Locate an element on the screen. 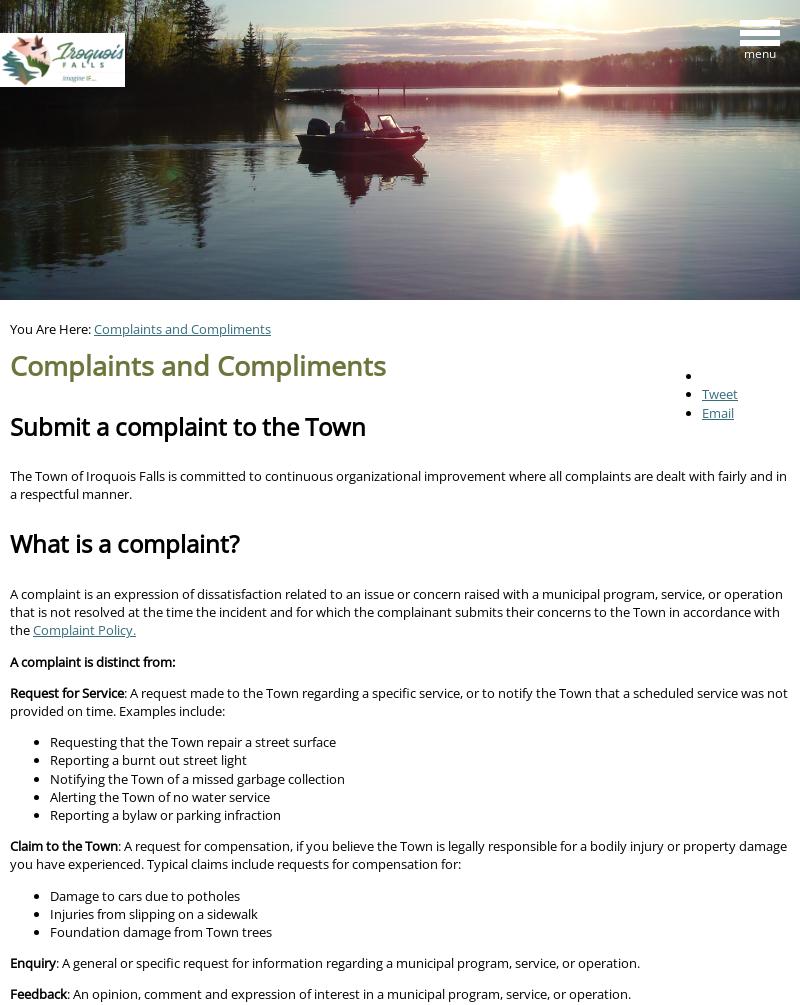 This screenshot has height=1005, width=800. ': A request made to the Town regarding a specific service, or to notify the Town that a scheduled service was not provided on time. Examples include:' is located at coordinates (10, 701).